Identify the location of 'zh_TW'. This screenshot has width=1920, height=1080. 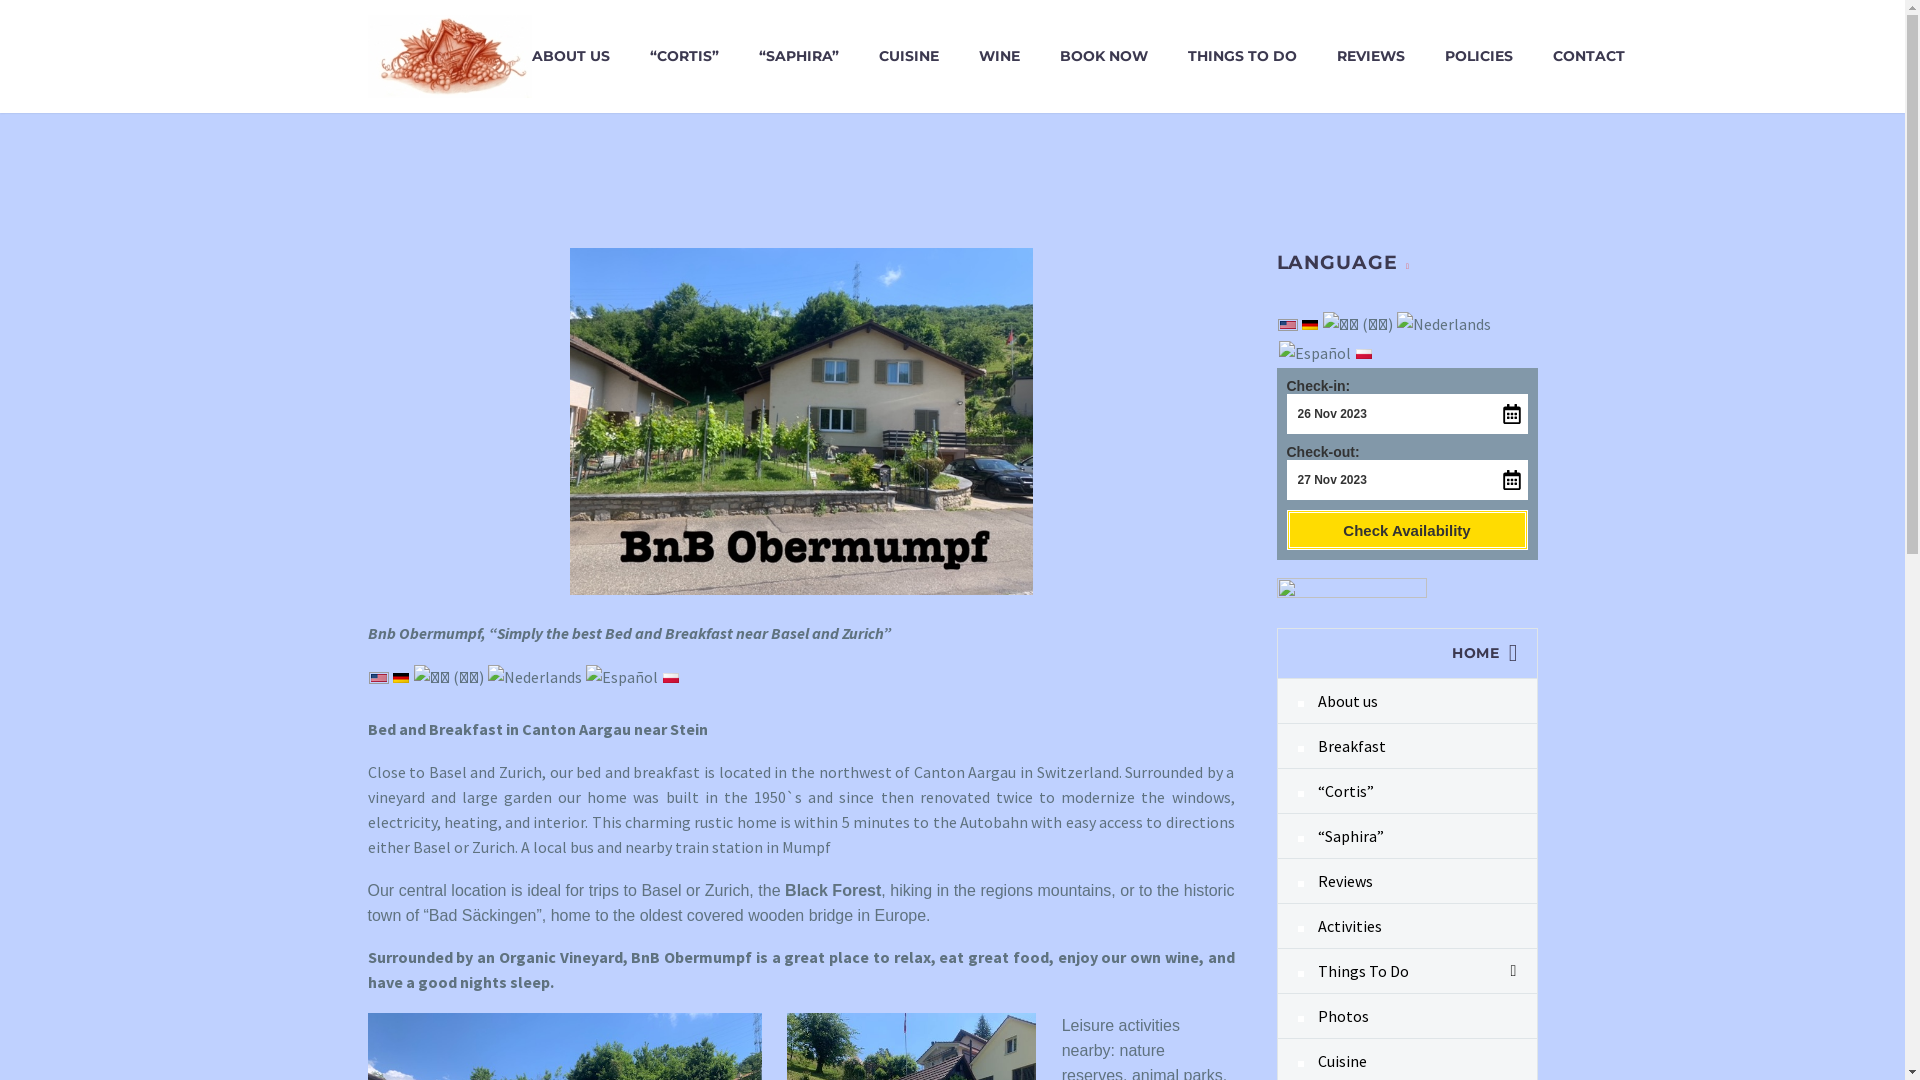
(1357, 323).